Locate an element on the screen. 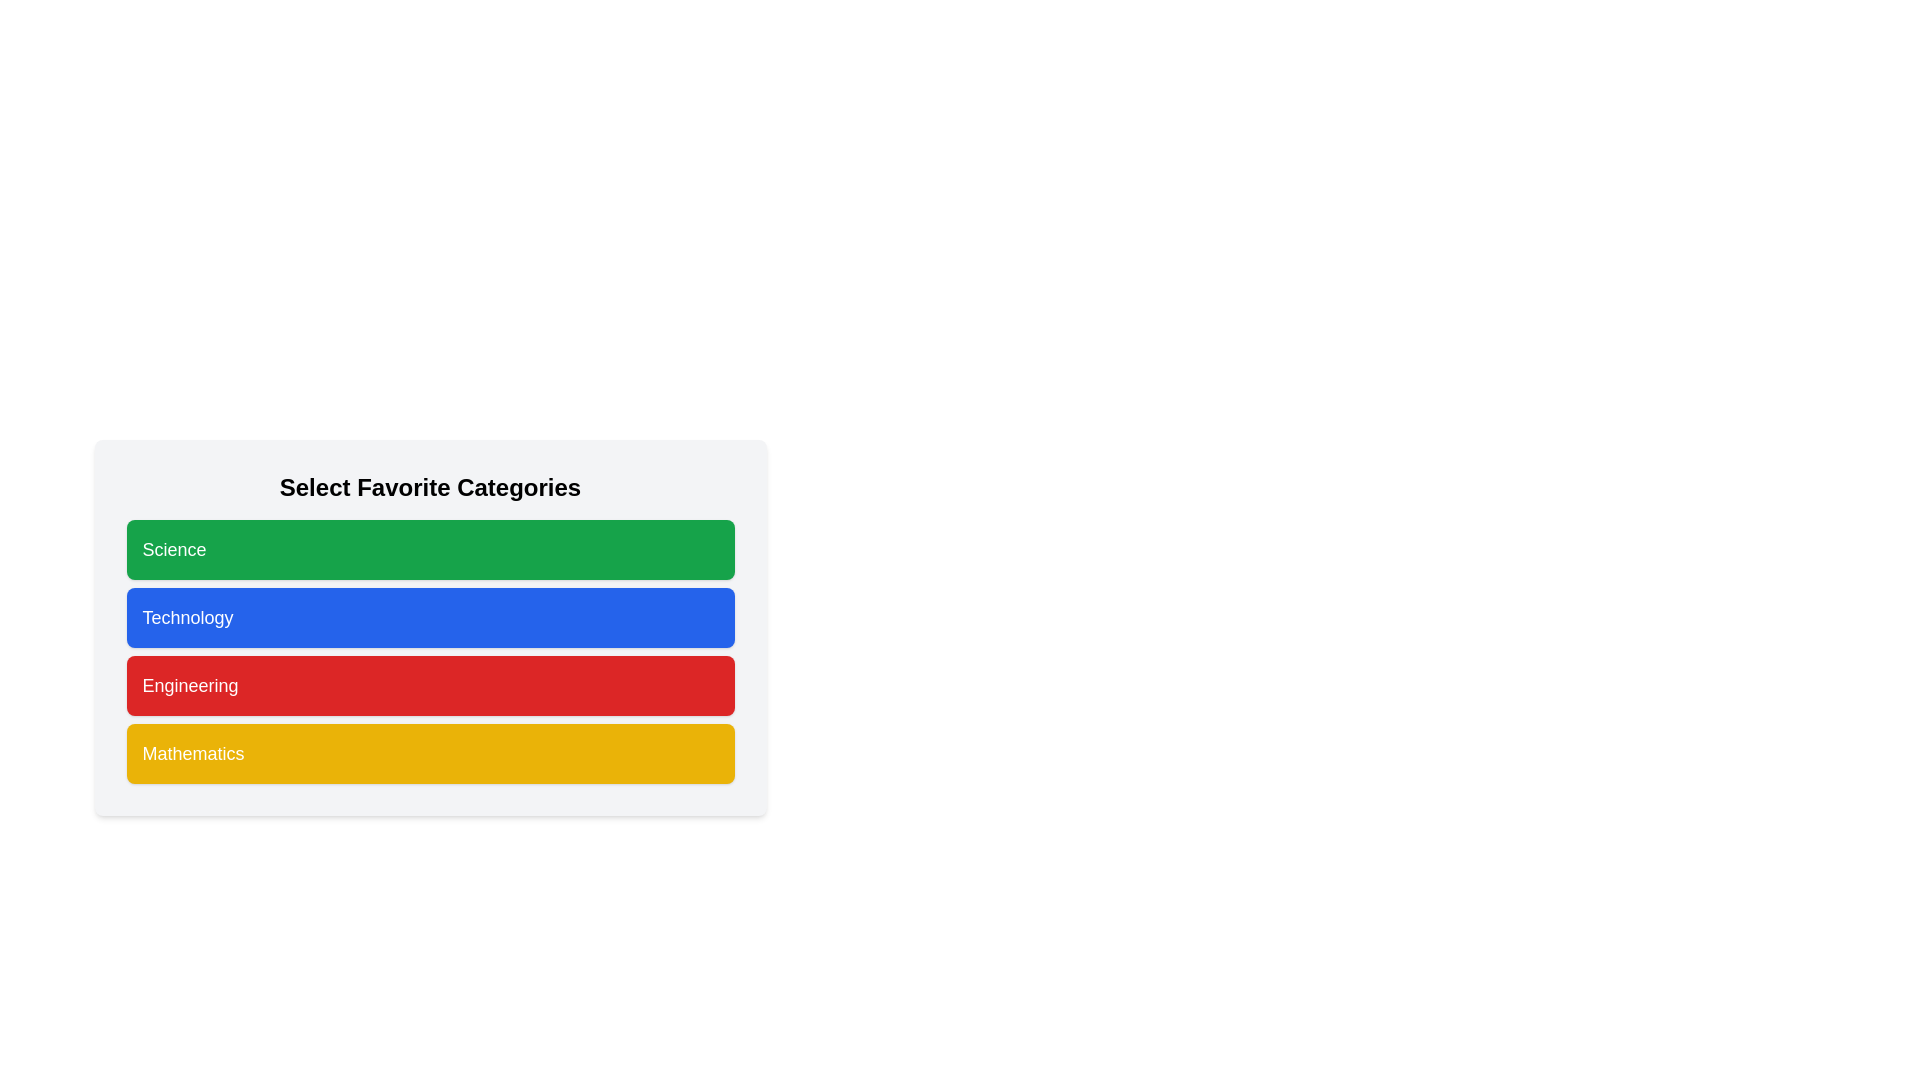  label 'Technology' displayed in the centrally aligned text label within the blue clickable category box under the 'Select Favorite Categories' header is located at coordinates (187, 616).